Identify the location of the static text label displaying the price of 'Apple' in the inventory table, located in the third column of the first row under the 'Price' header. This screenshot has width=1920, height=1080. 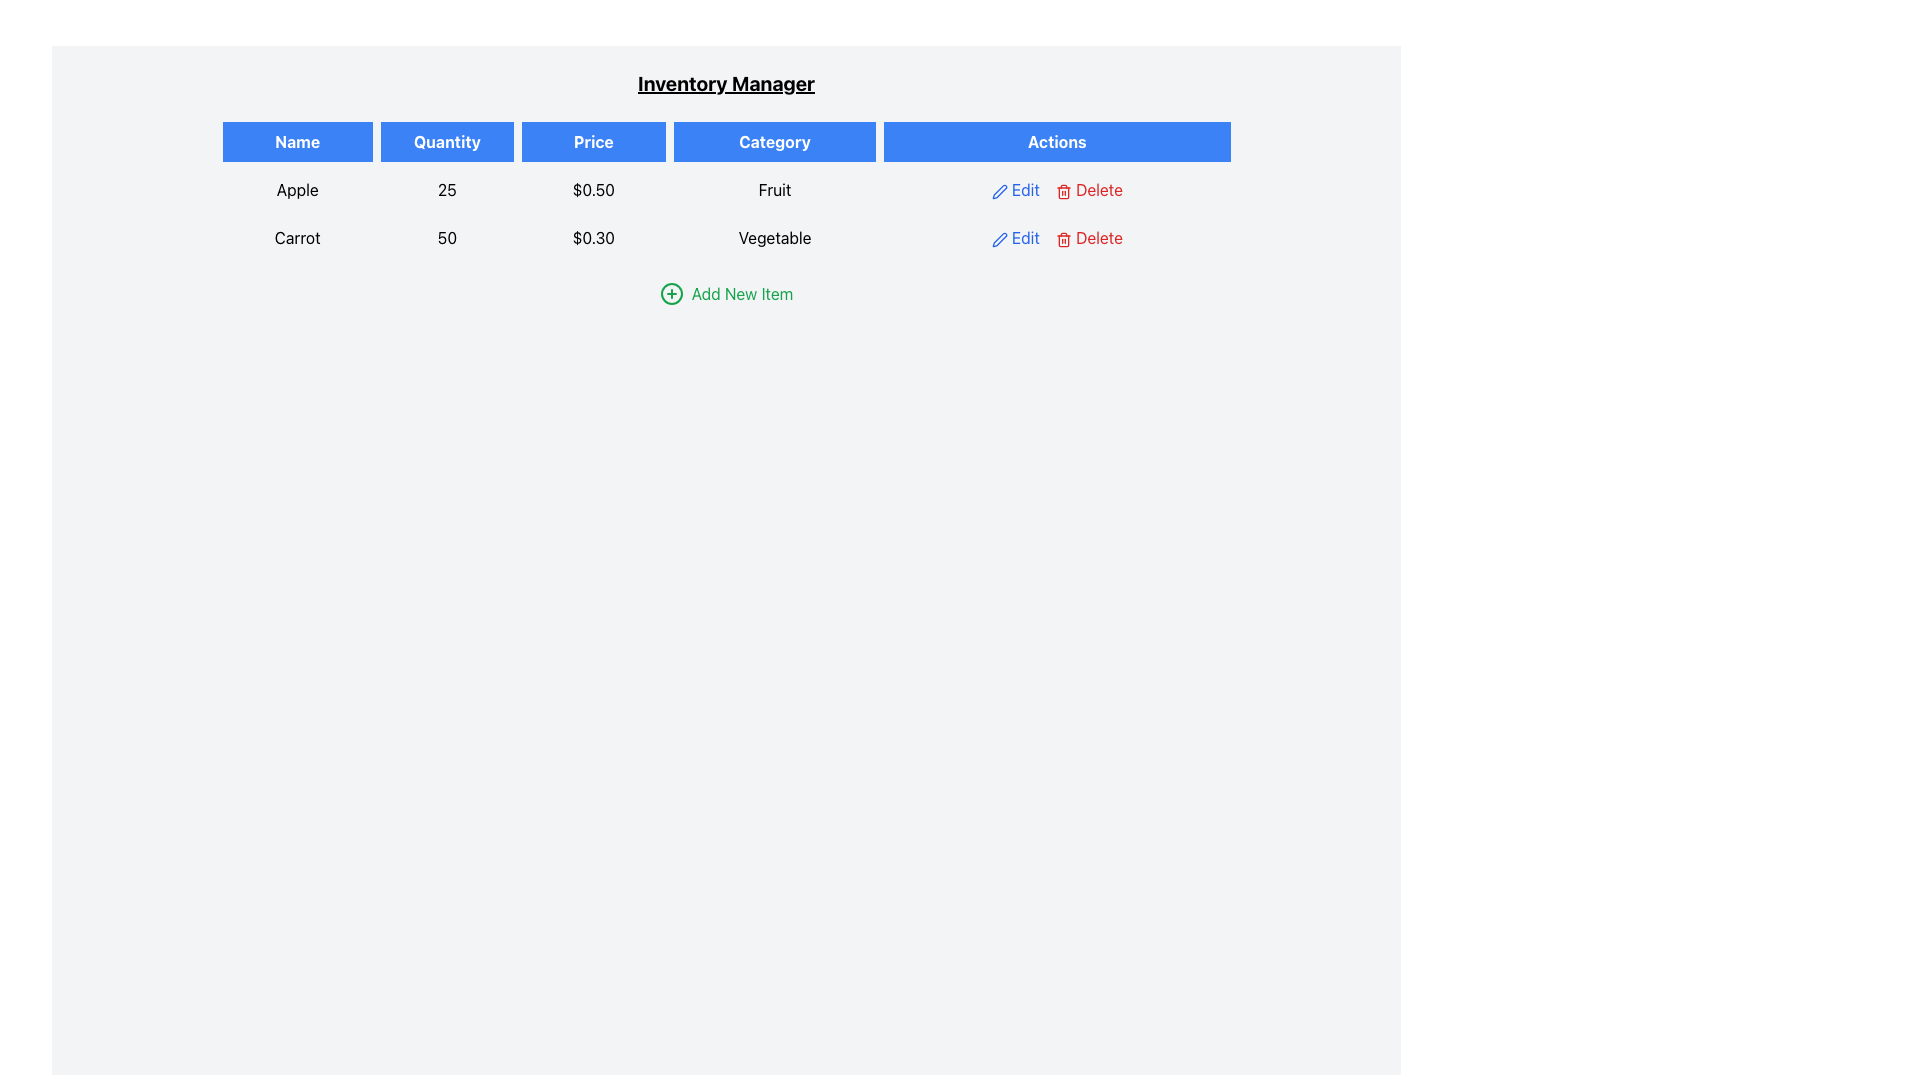
(592, 189).